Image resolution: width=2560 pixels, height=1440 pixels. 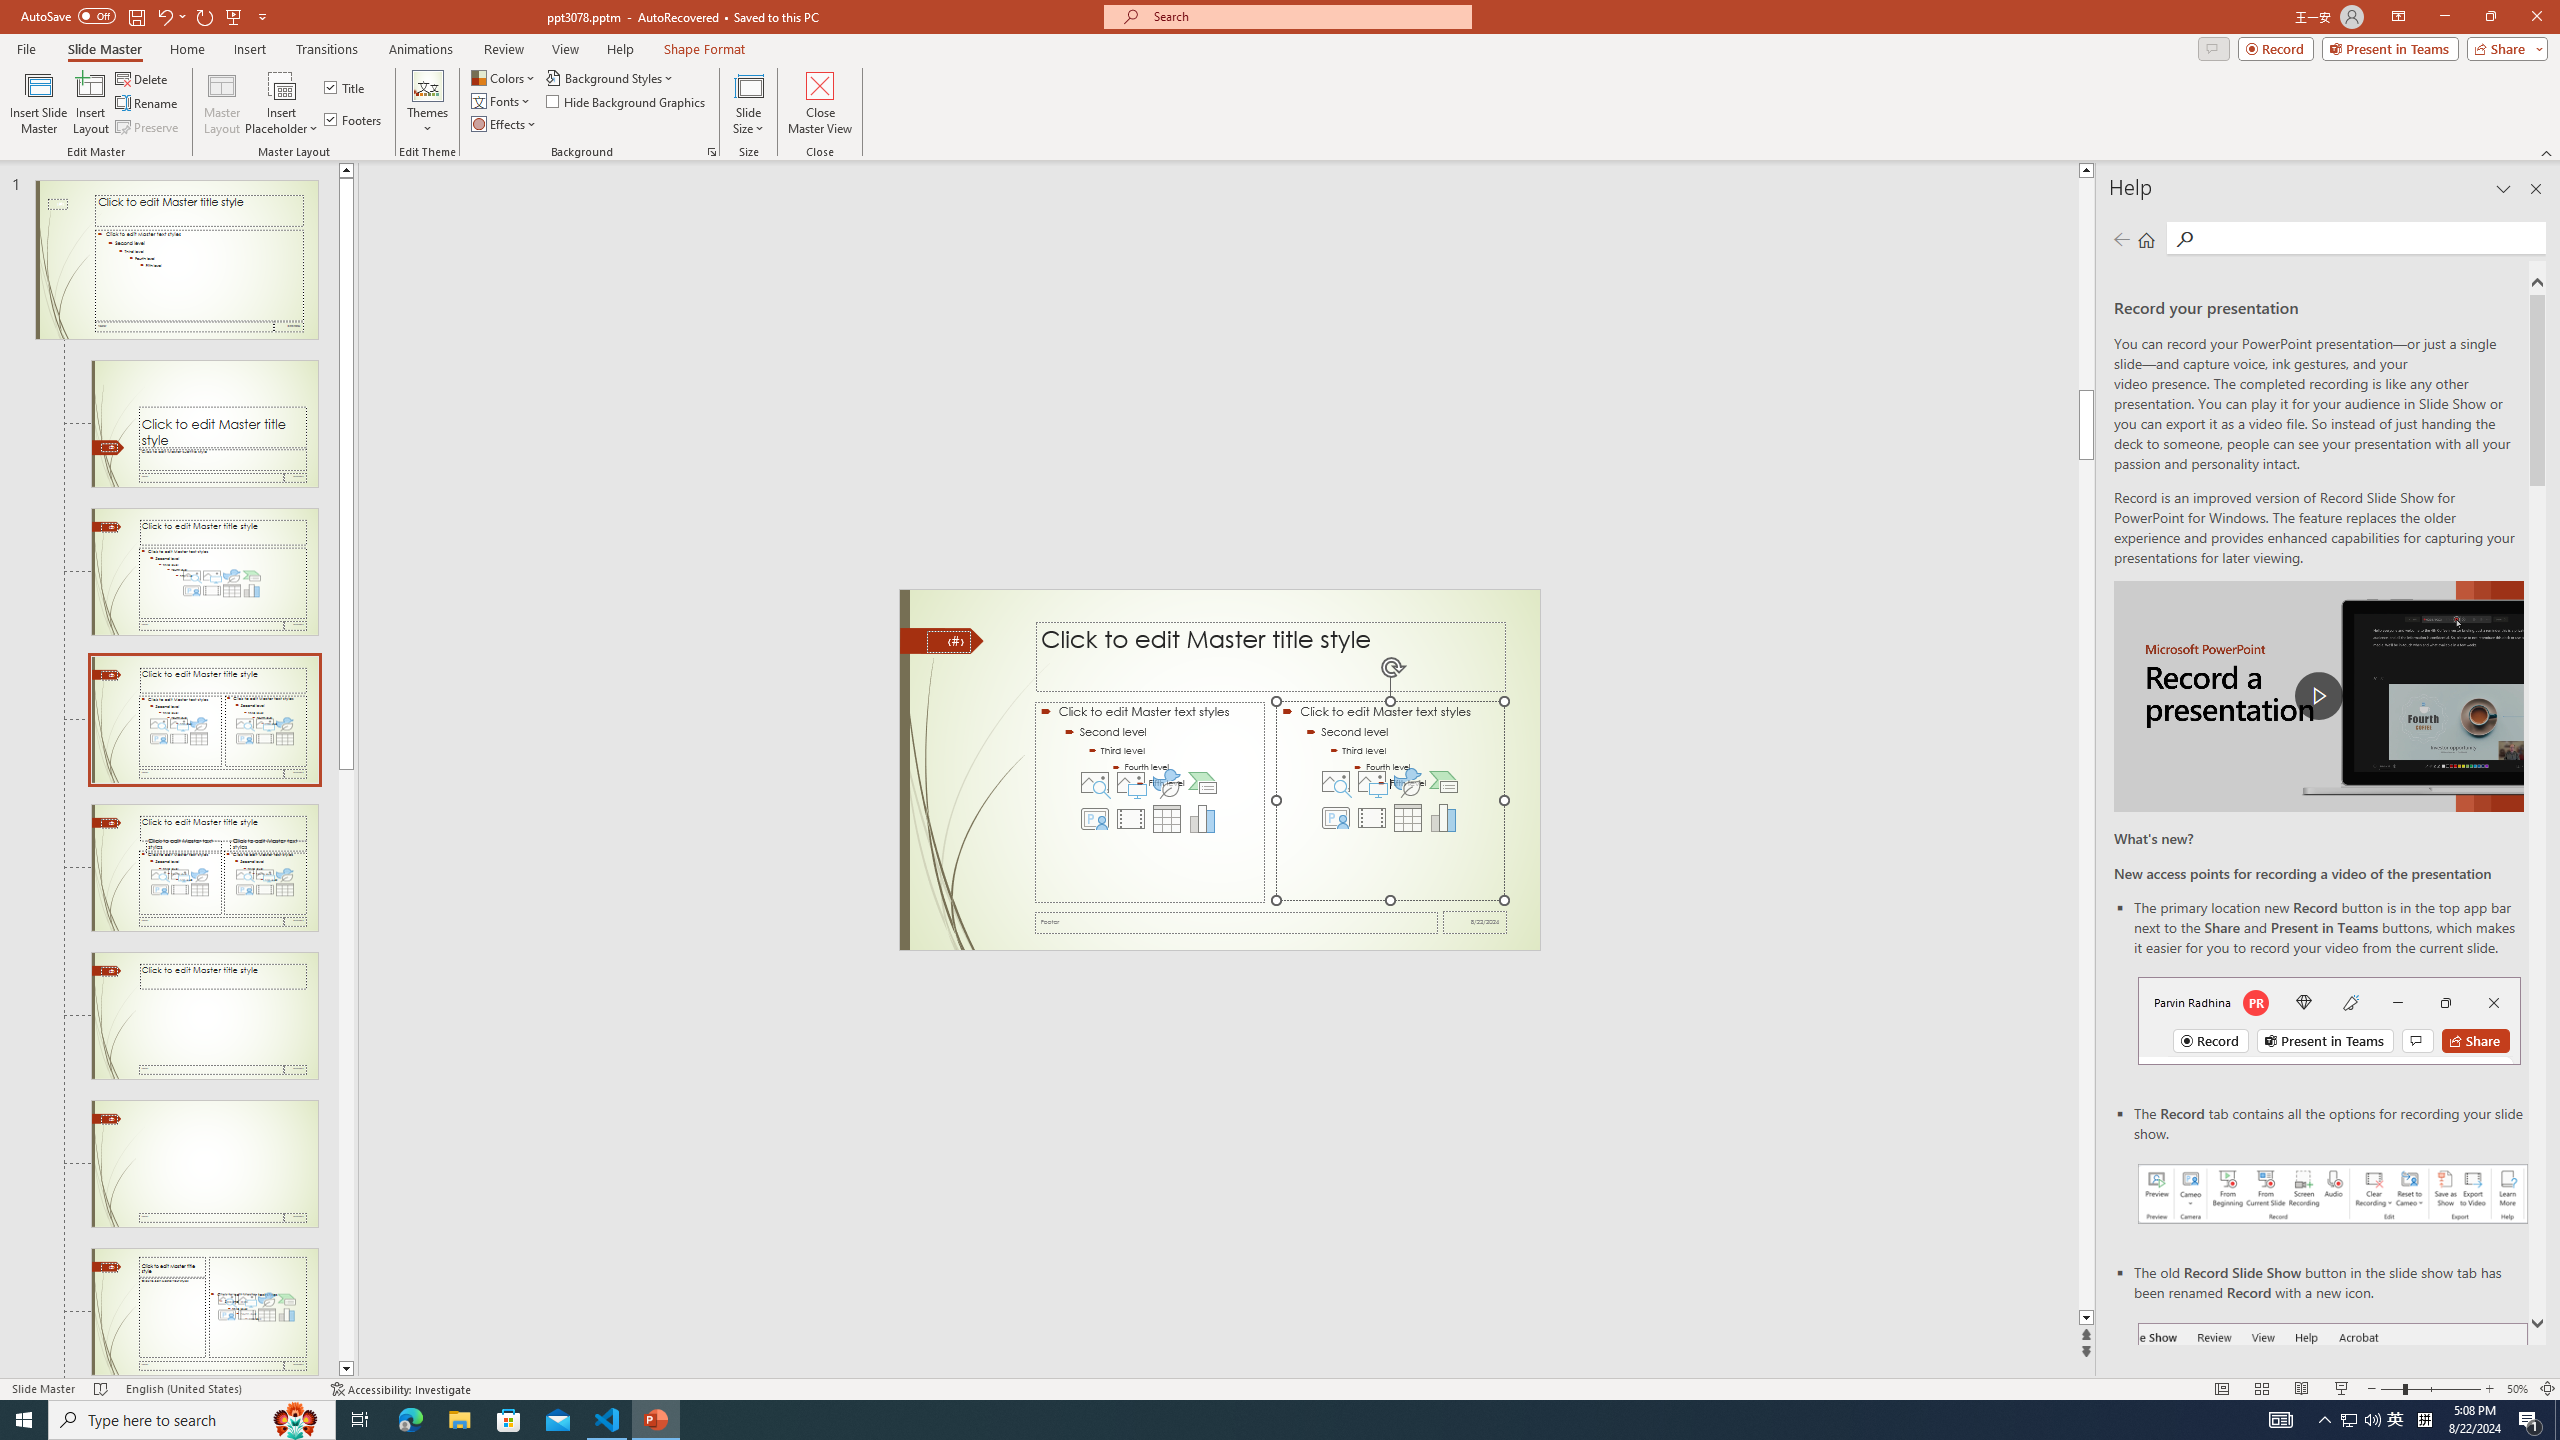 What do you see at coordinates (2318, 696) in the screenshot?
I see `'play Record a Presentation'` at bounding box center [2318, 696].